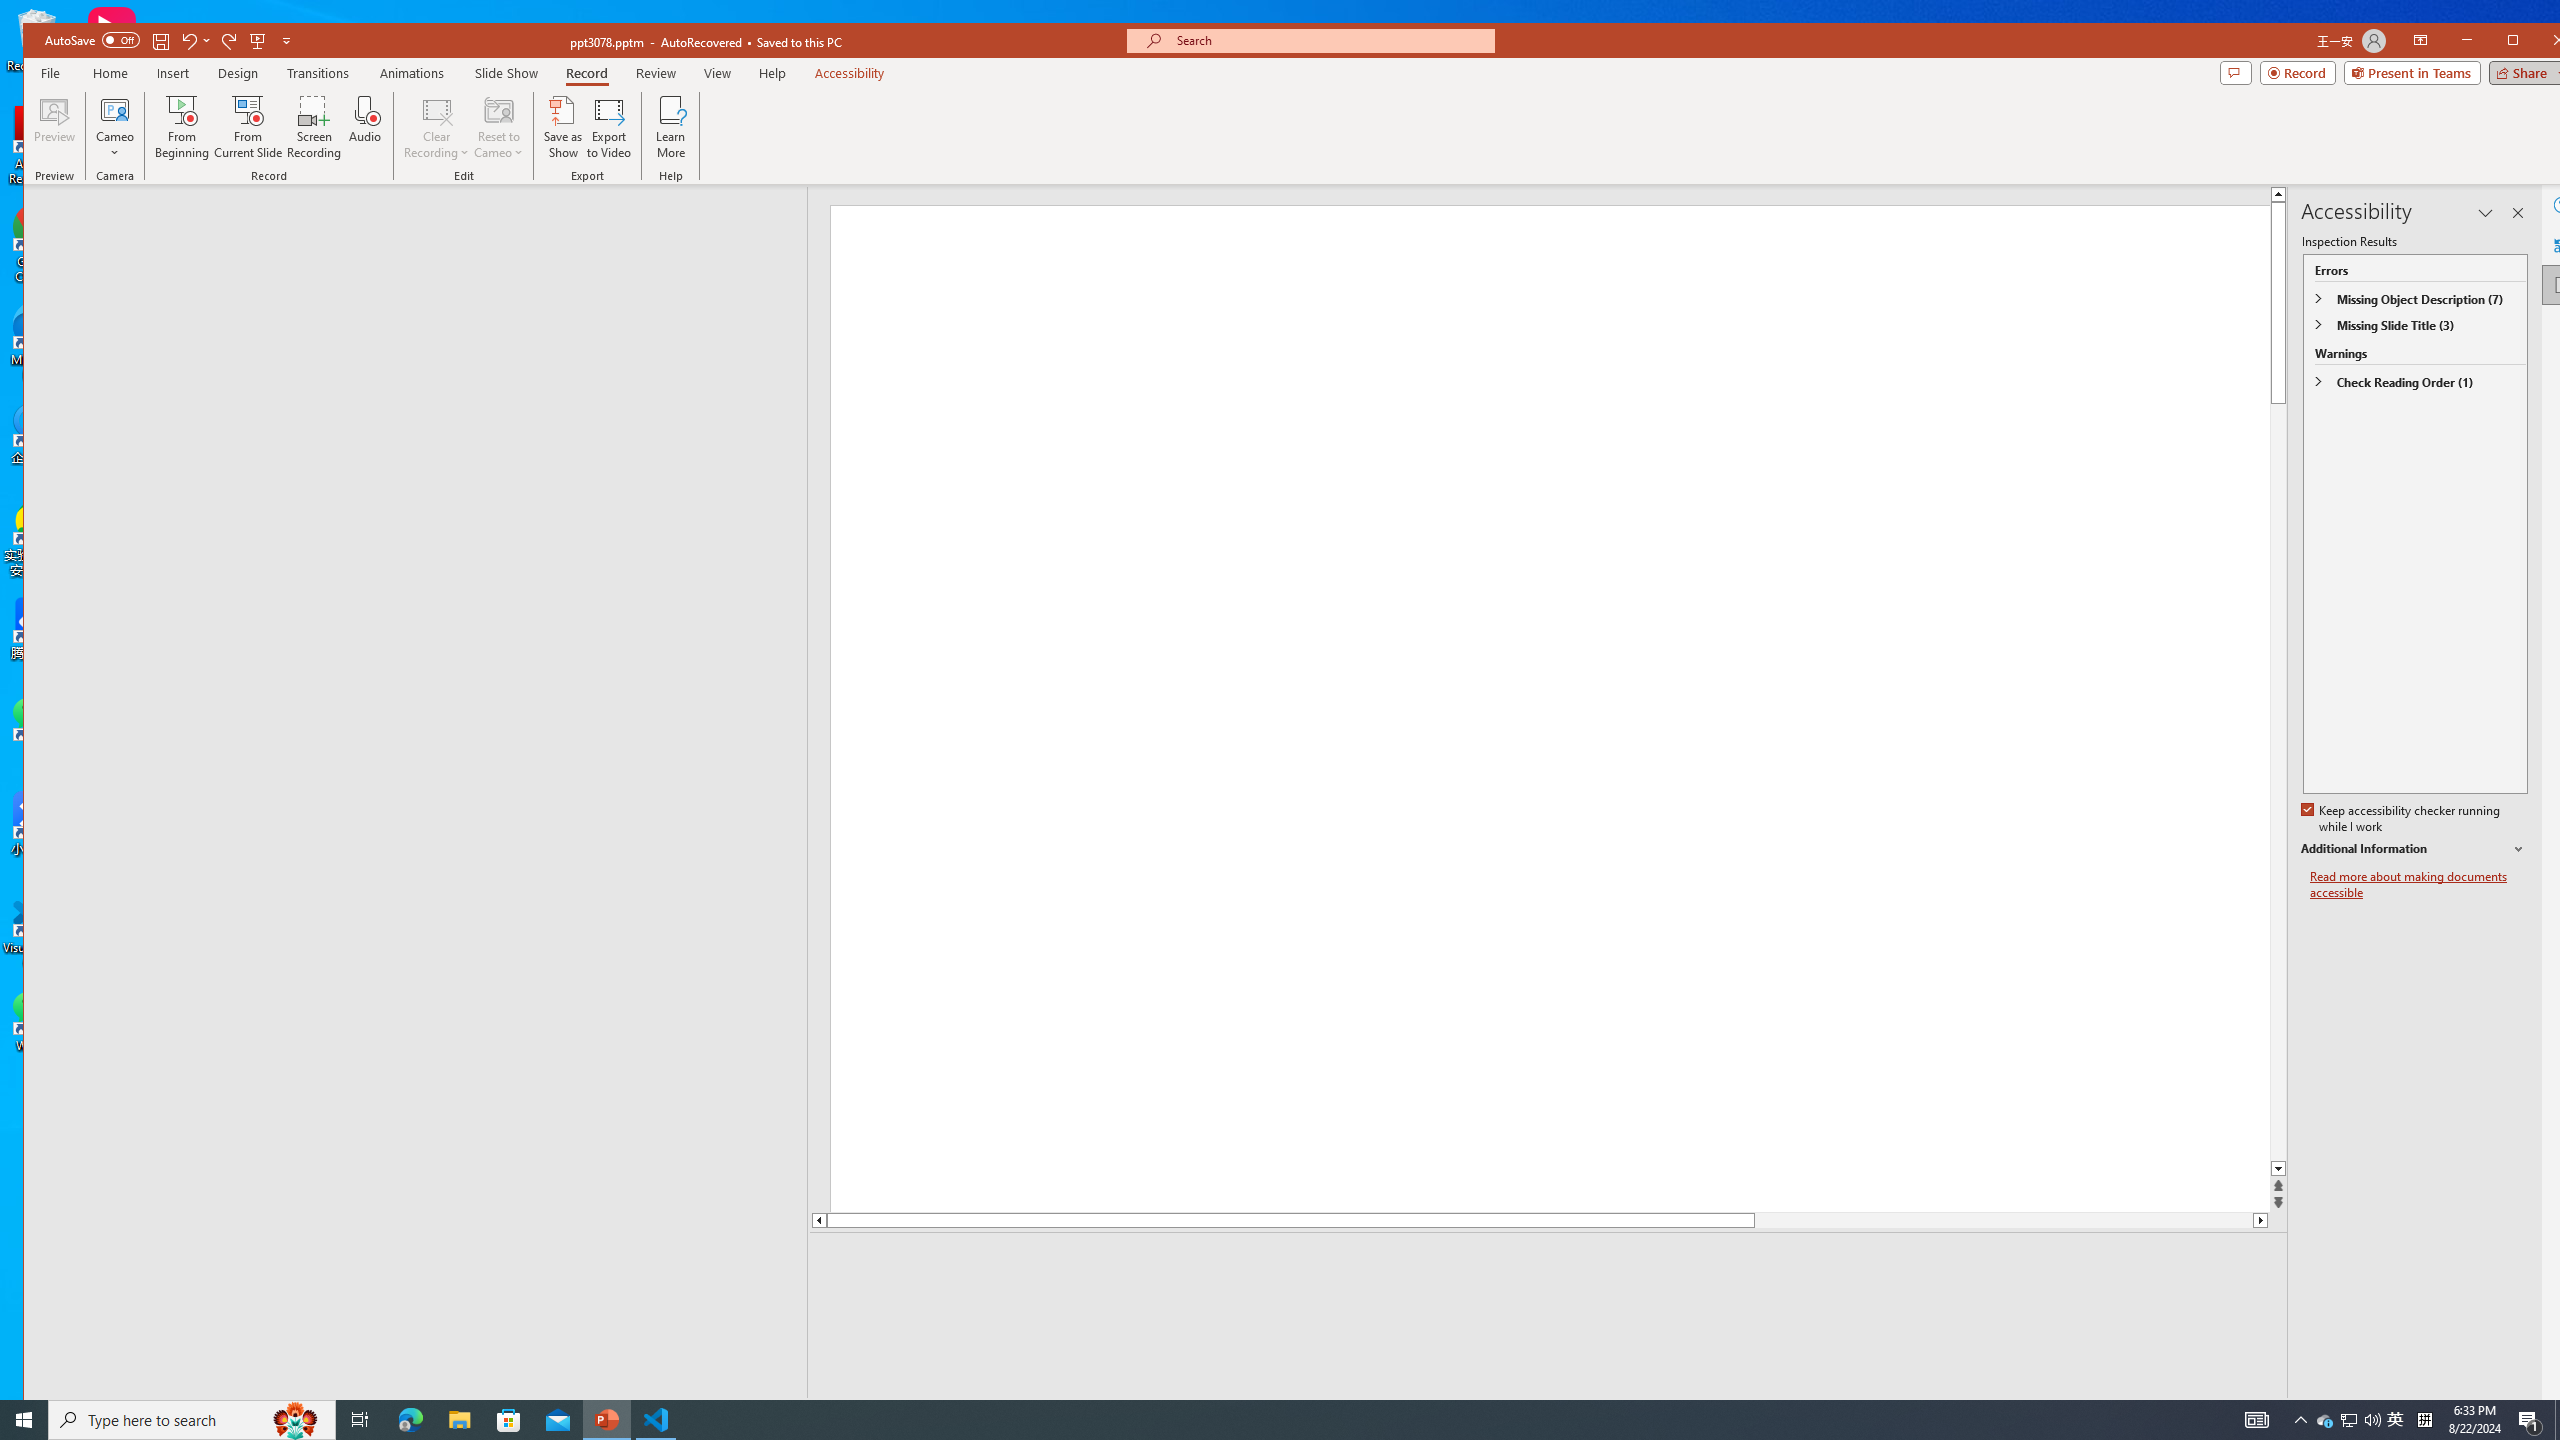 The width and height of the screenshot is (2560, 1440). I want to click on 'From Current Slide...', so click(248, 126).